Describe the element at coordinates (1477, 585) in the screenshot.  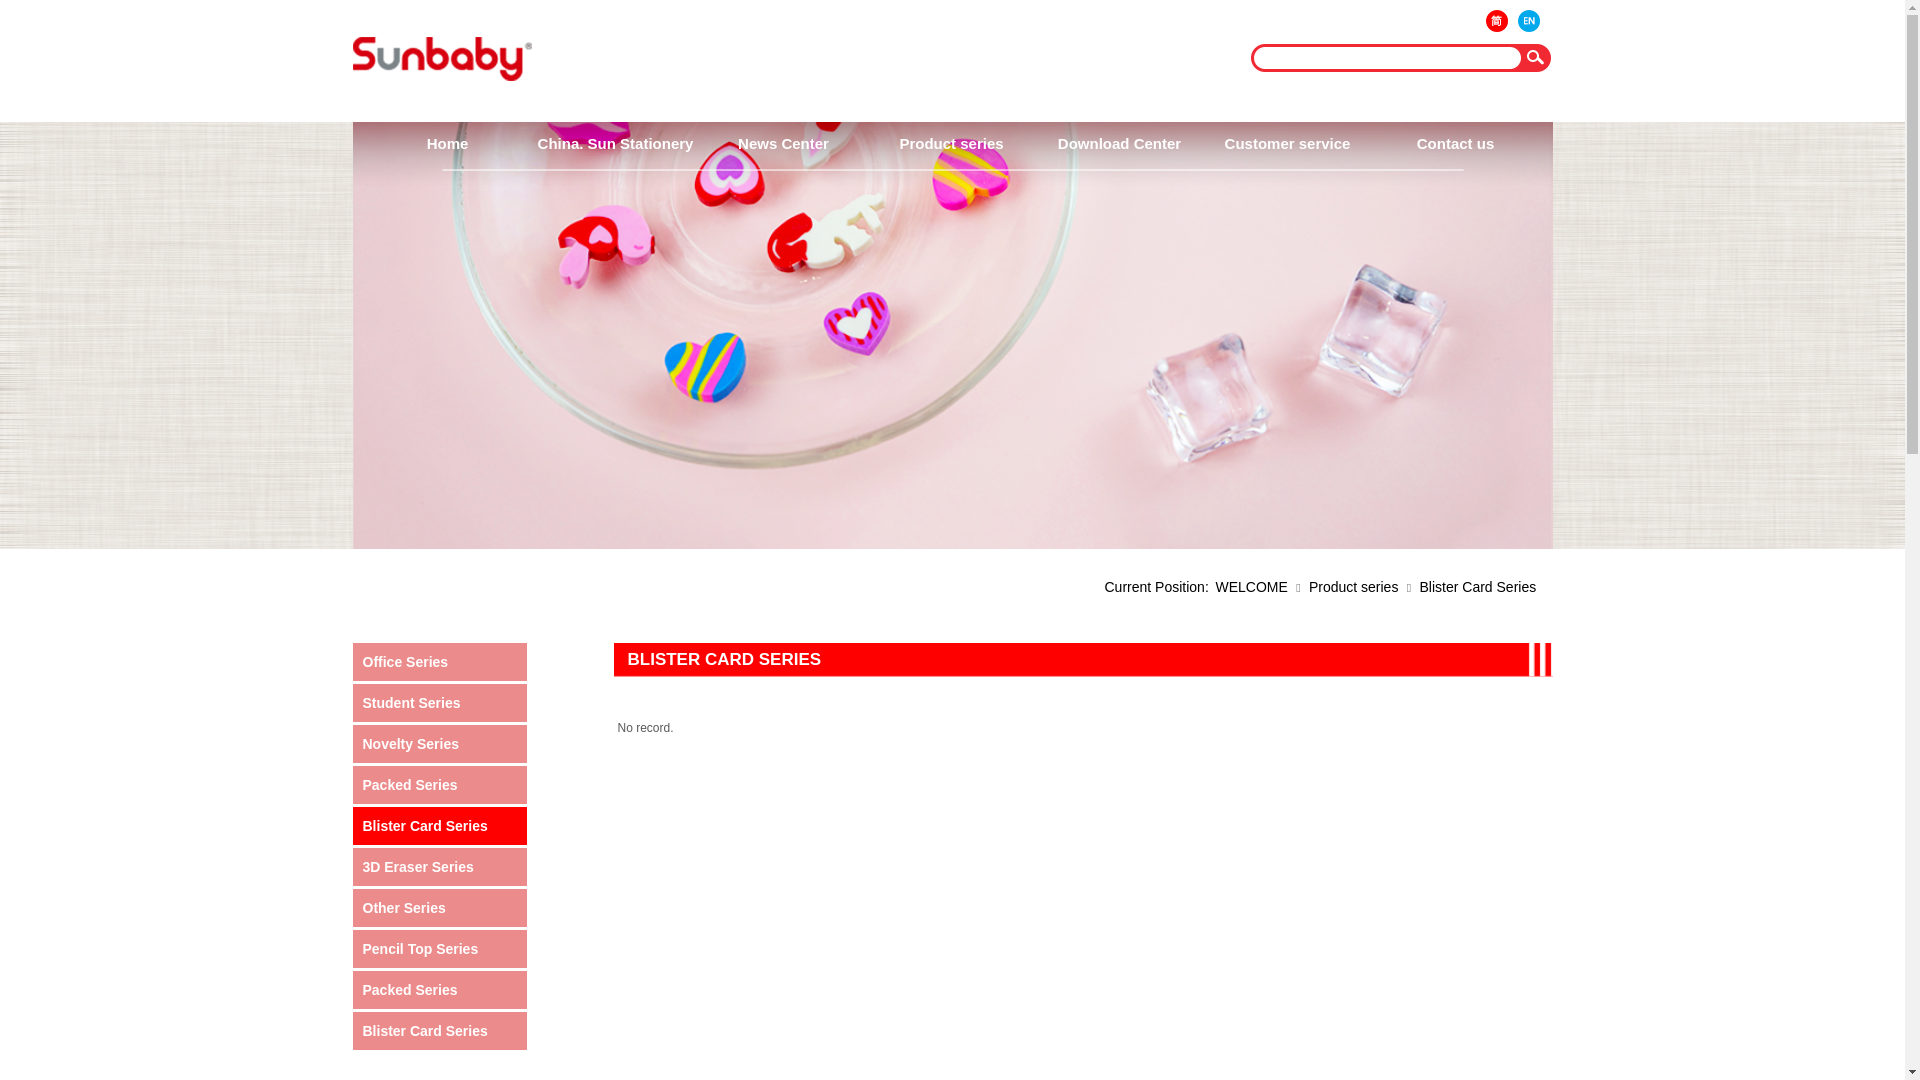
I see `'Blister Card Series'` at that location.